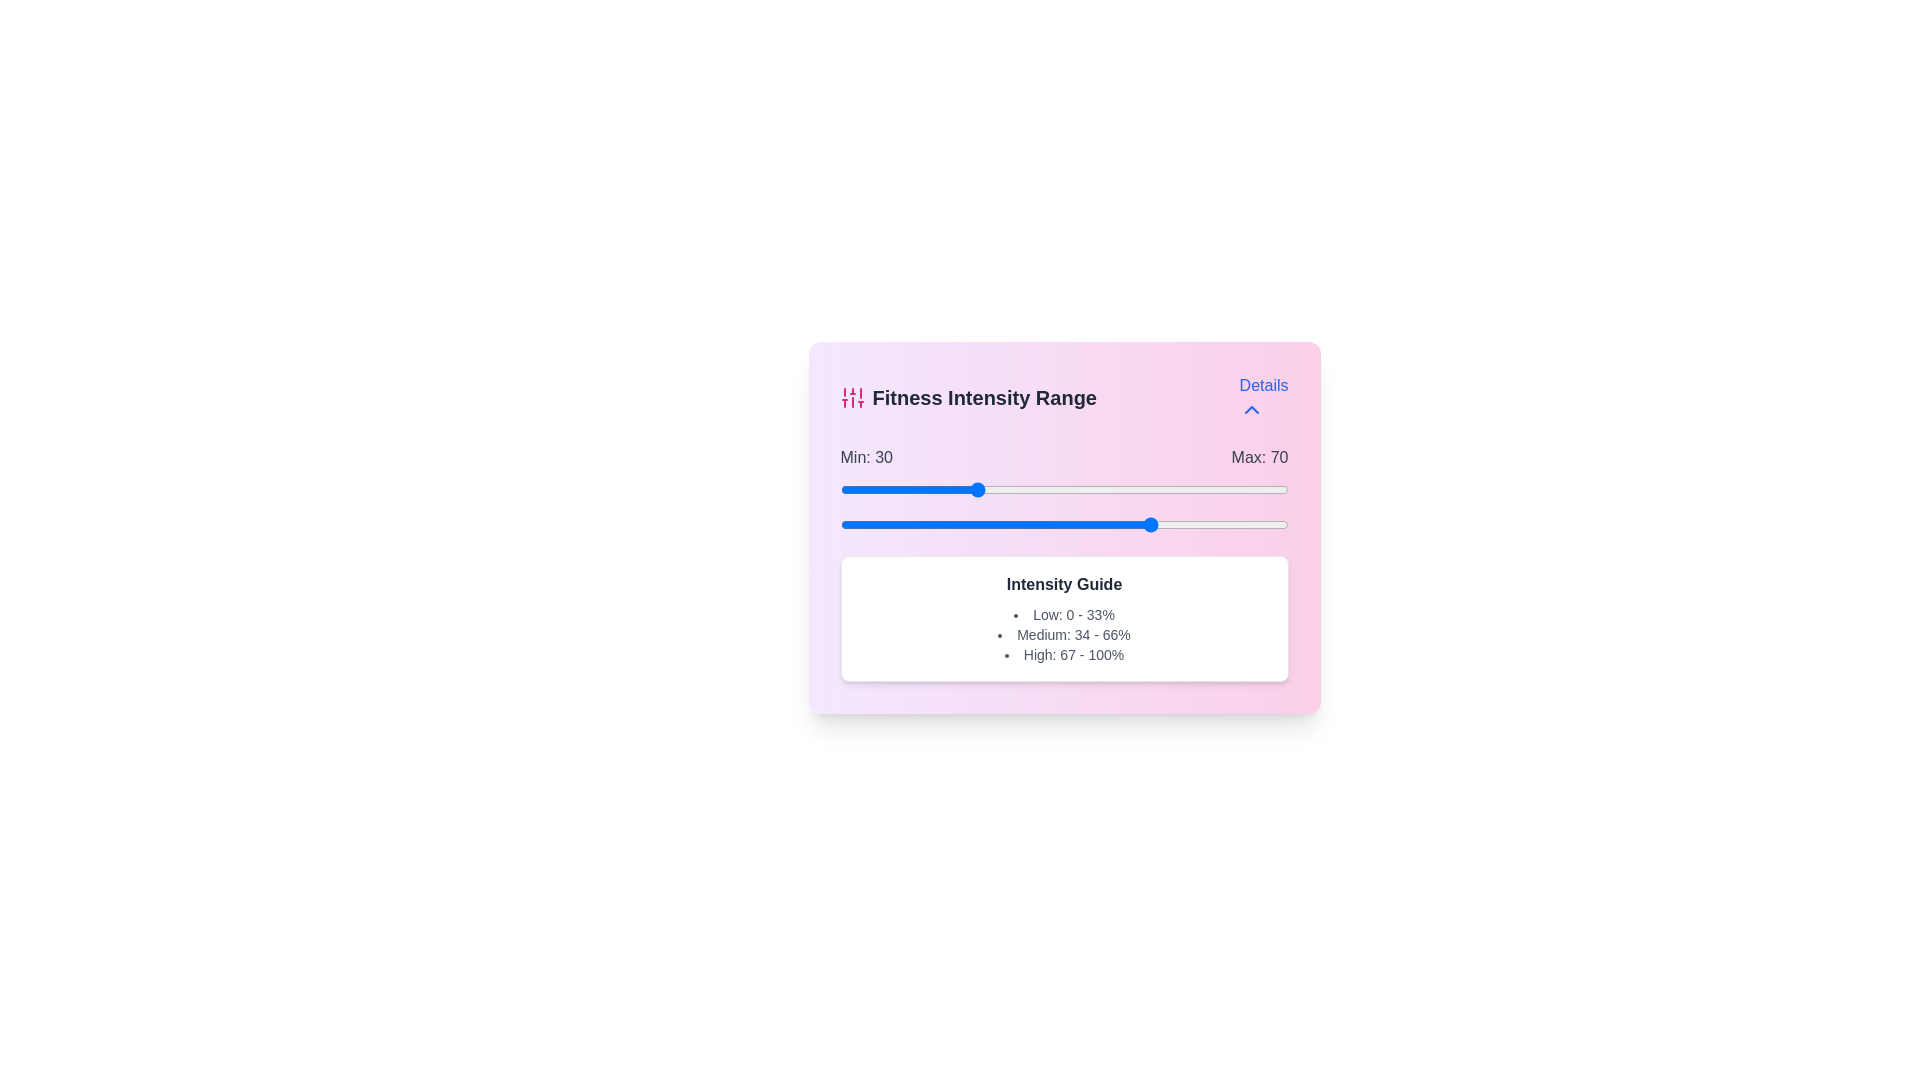  I want to click on the minimum intensity slider to 33 percent, so click(988, 489).